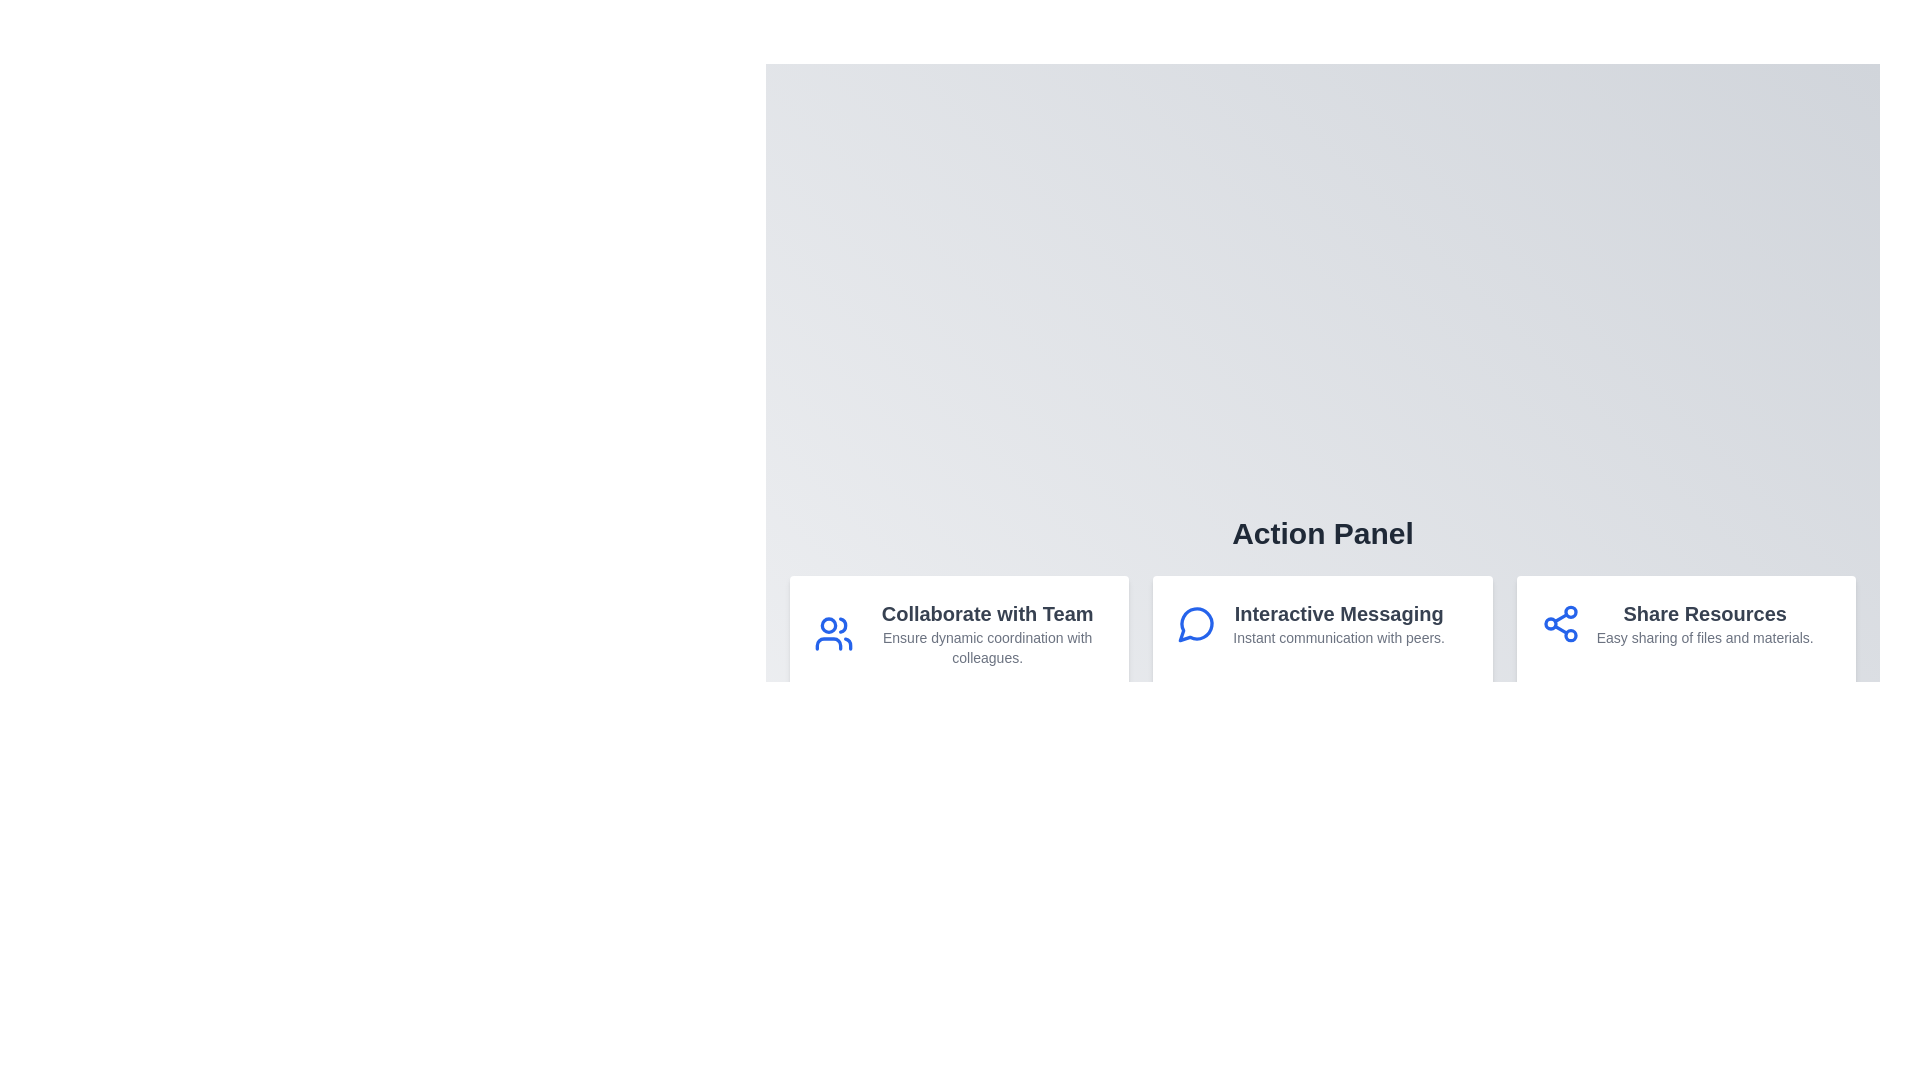 This screenshot has width=1920, height=1080. I want to click on supplementary text label providing context about the 'Interactive Messaging' feature, located below the header in the middle section of the row, so click(1339, 637).